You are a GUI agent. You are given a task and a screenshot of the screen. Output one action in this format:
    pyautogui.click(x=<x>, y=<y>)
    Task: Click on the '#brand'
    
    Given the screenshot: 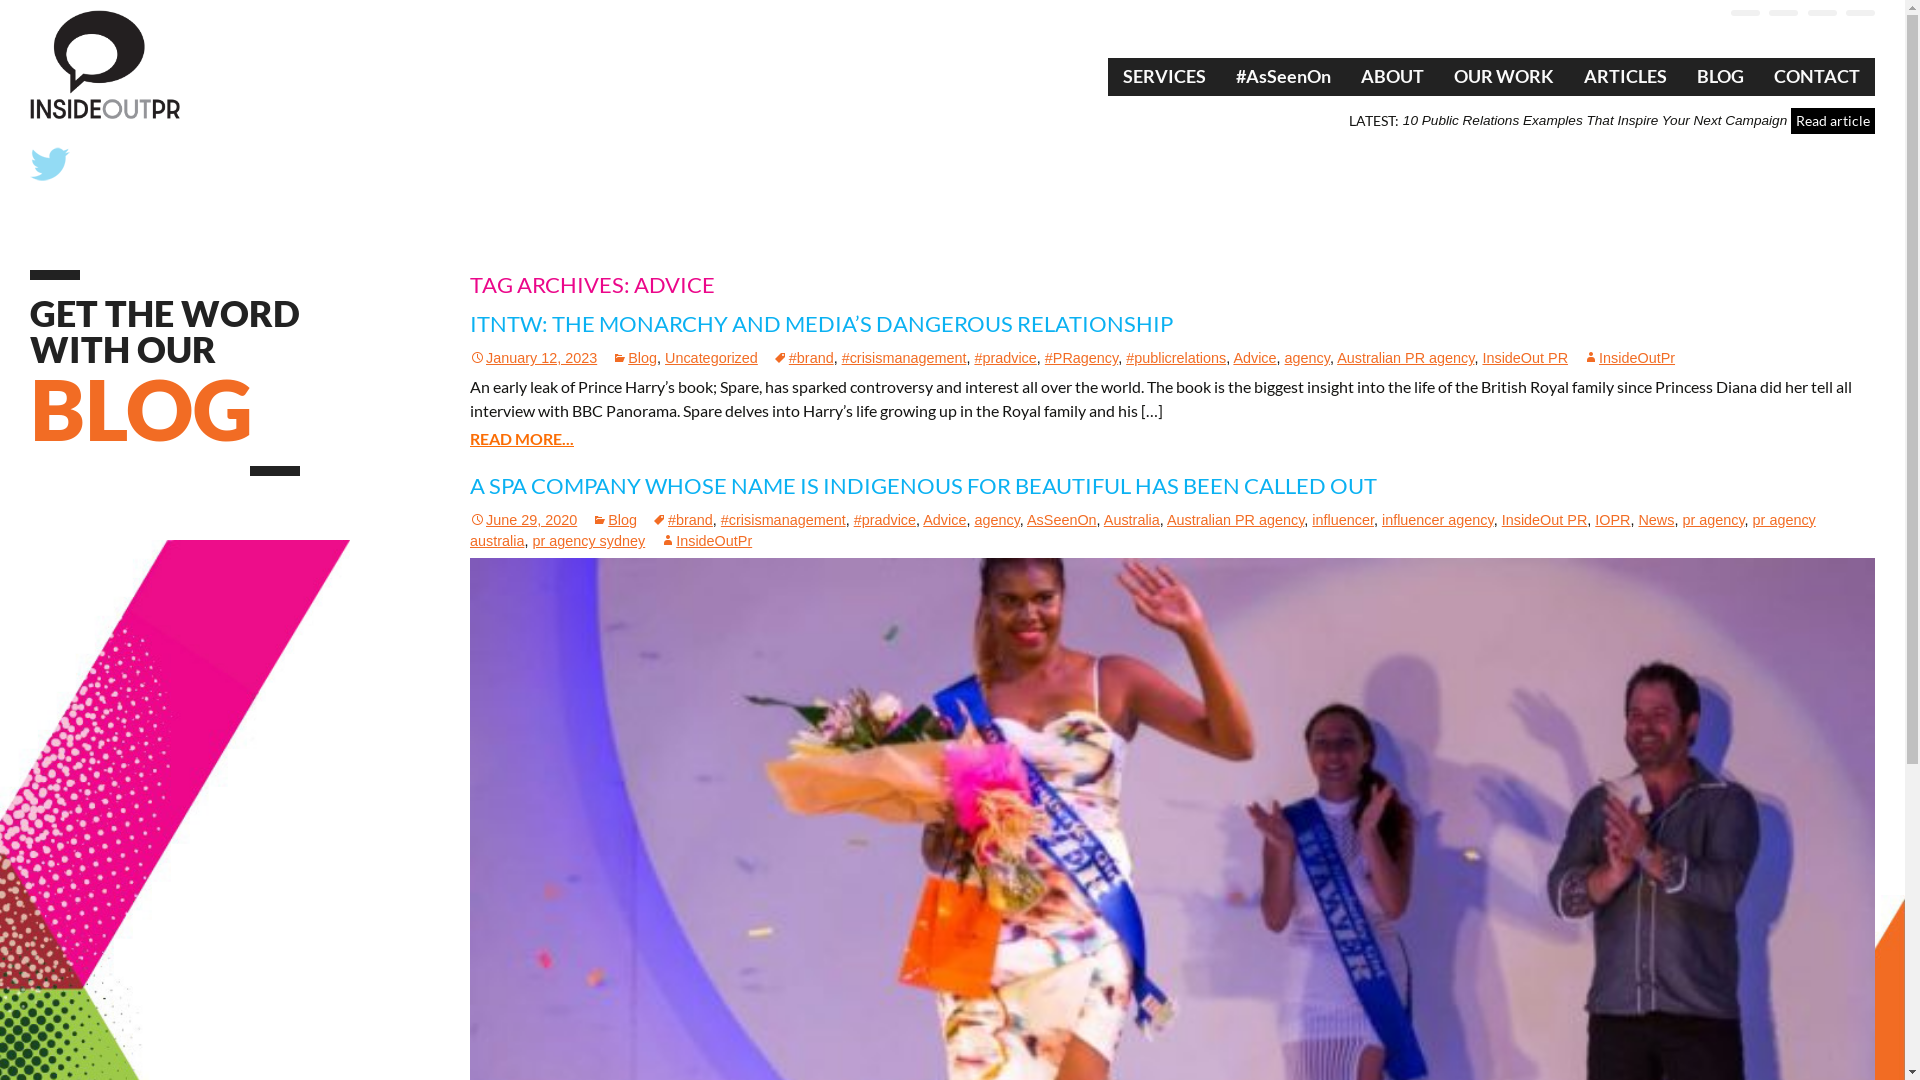 What is the action you would take?
    pyautogui.click(x=652, y=519)
    